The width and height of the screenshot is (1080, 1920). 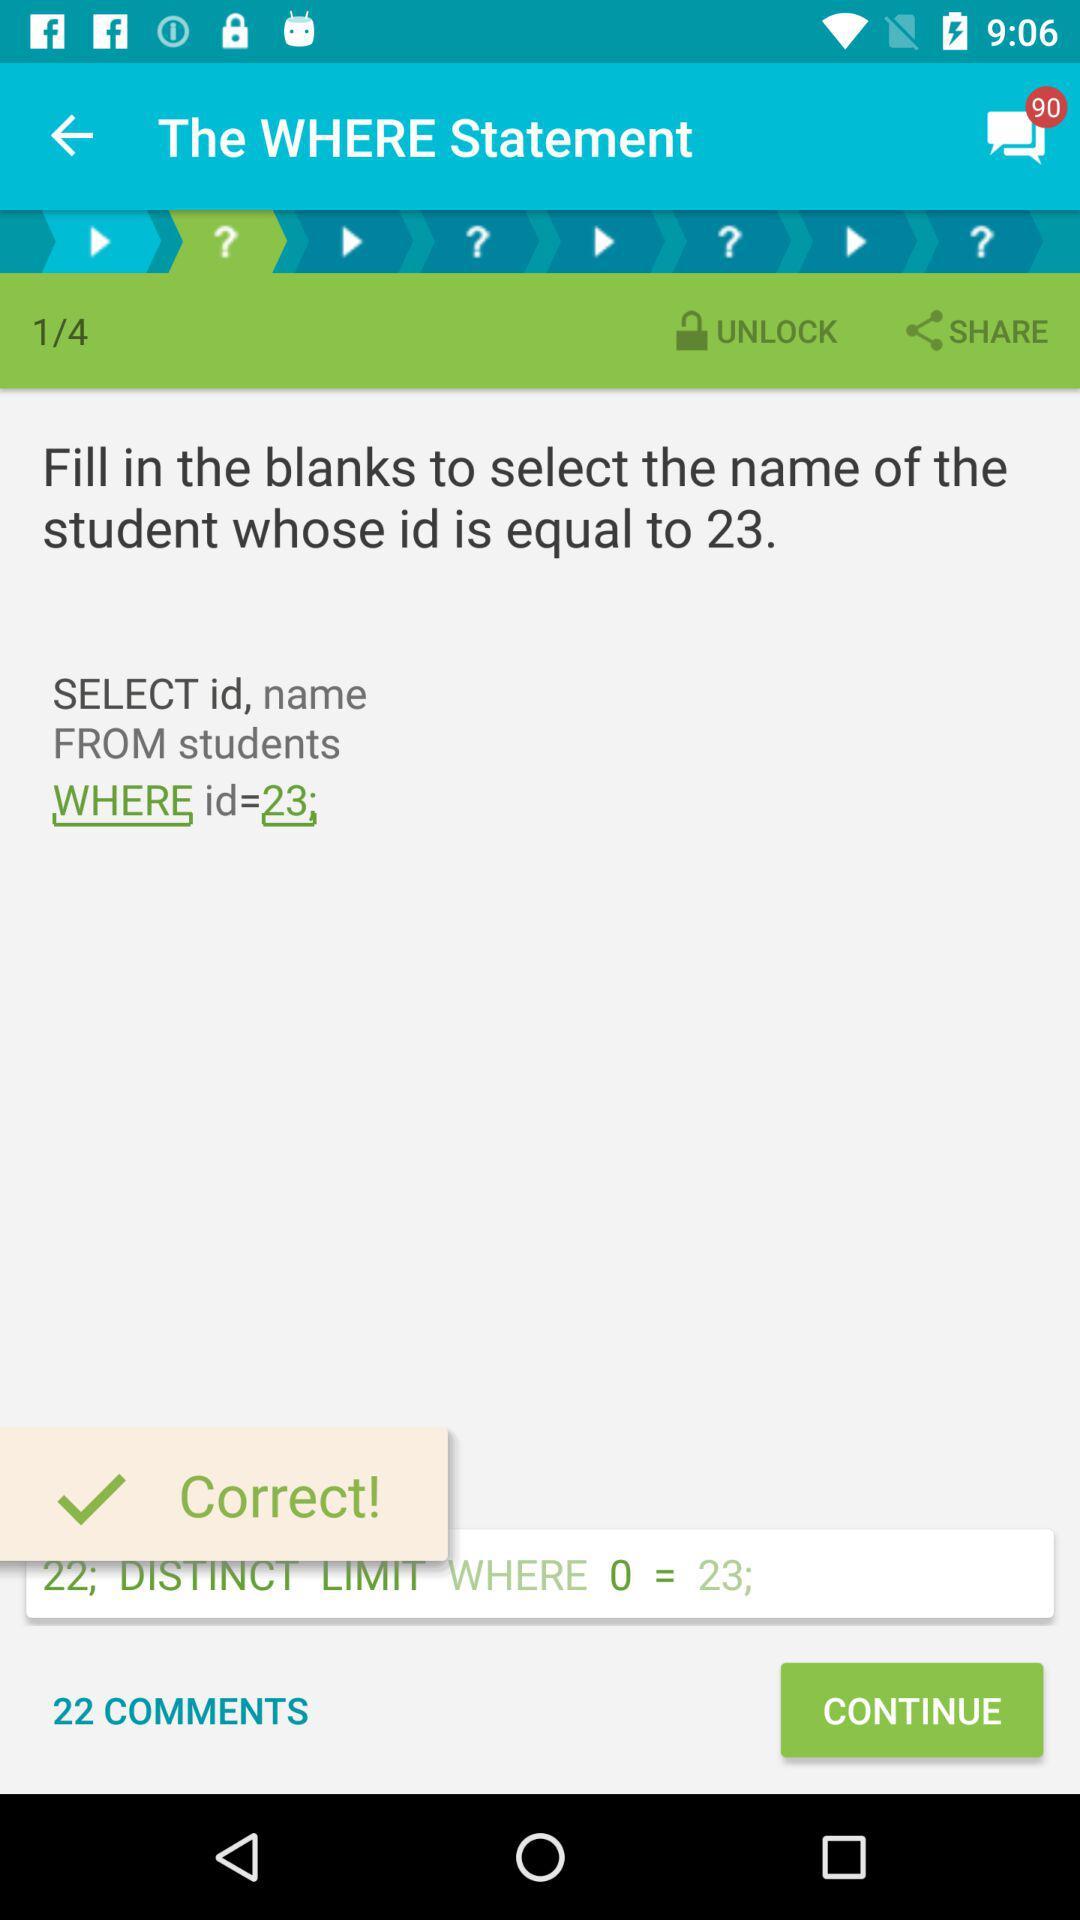 What do you see at coordinates (855, 240) in the screenshot?
I see `next page` at bounding box center [855, 240].